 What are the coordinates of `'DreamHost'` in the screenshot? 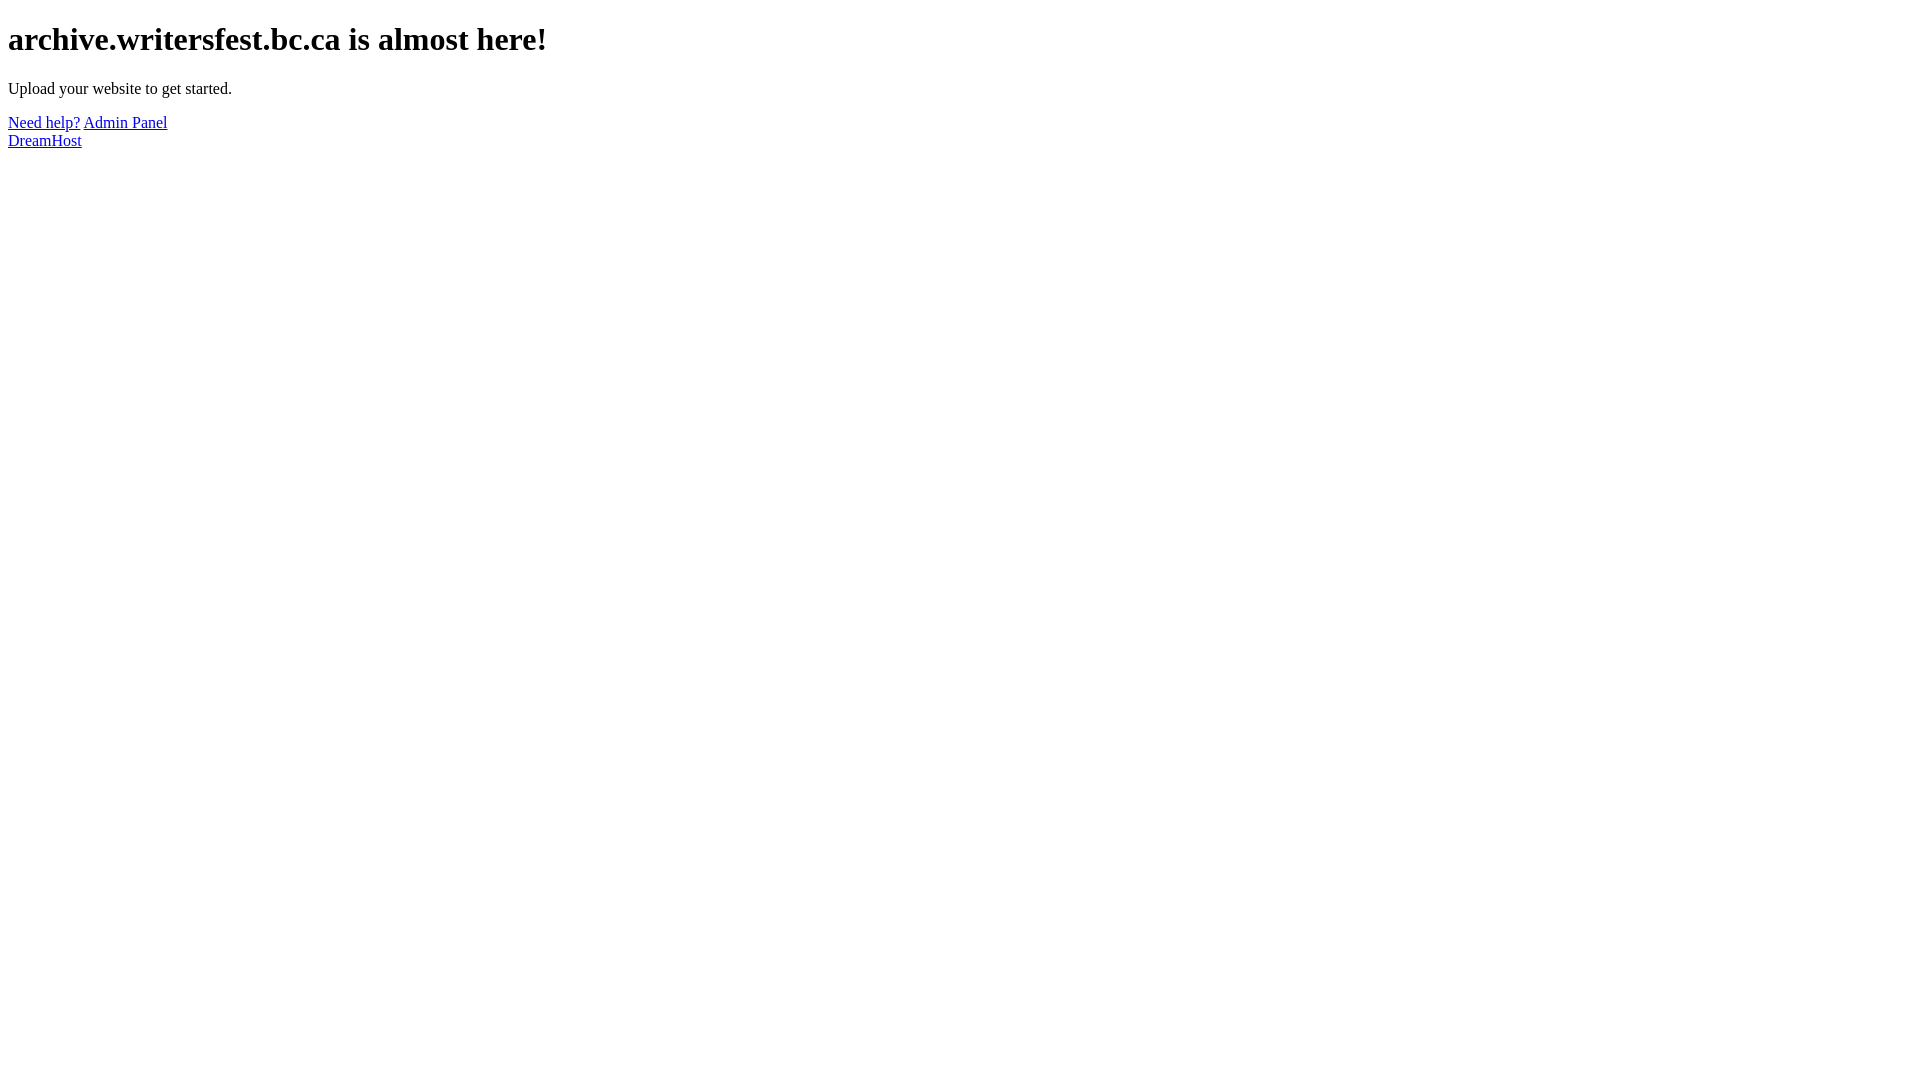 It's located at (44, 139).